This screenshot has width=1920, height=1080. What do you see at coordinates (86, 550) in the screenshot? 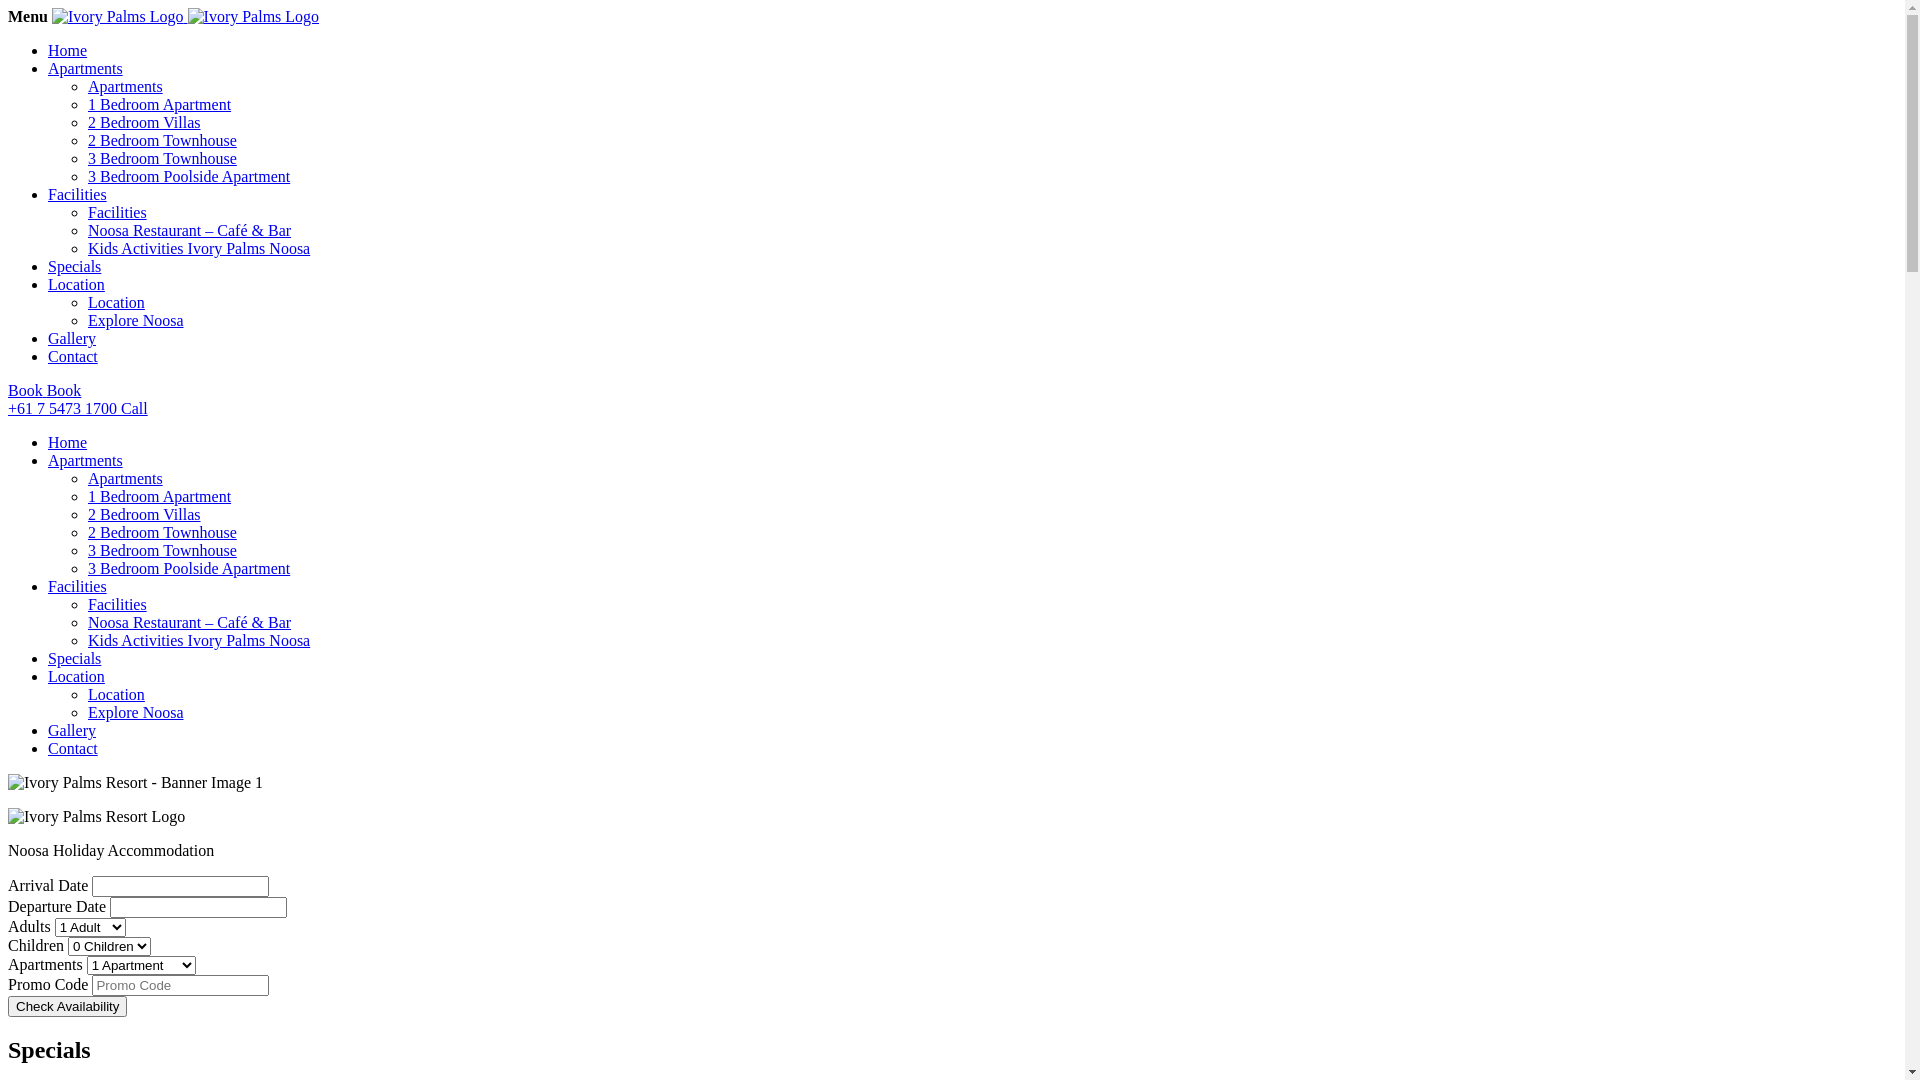
I see `'3 Bedroom Townhouse'` at bounding box center [86, 550].